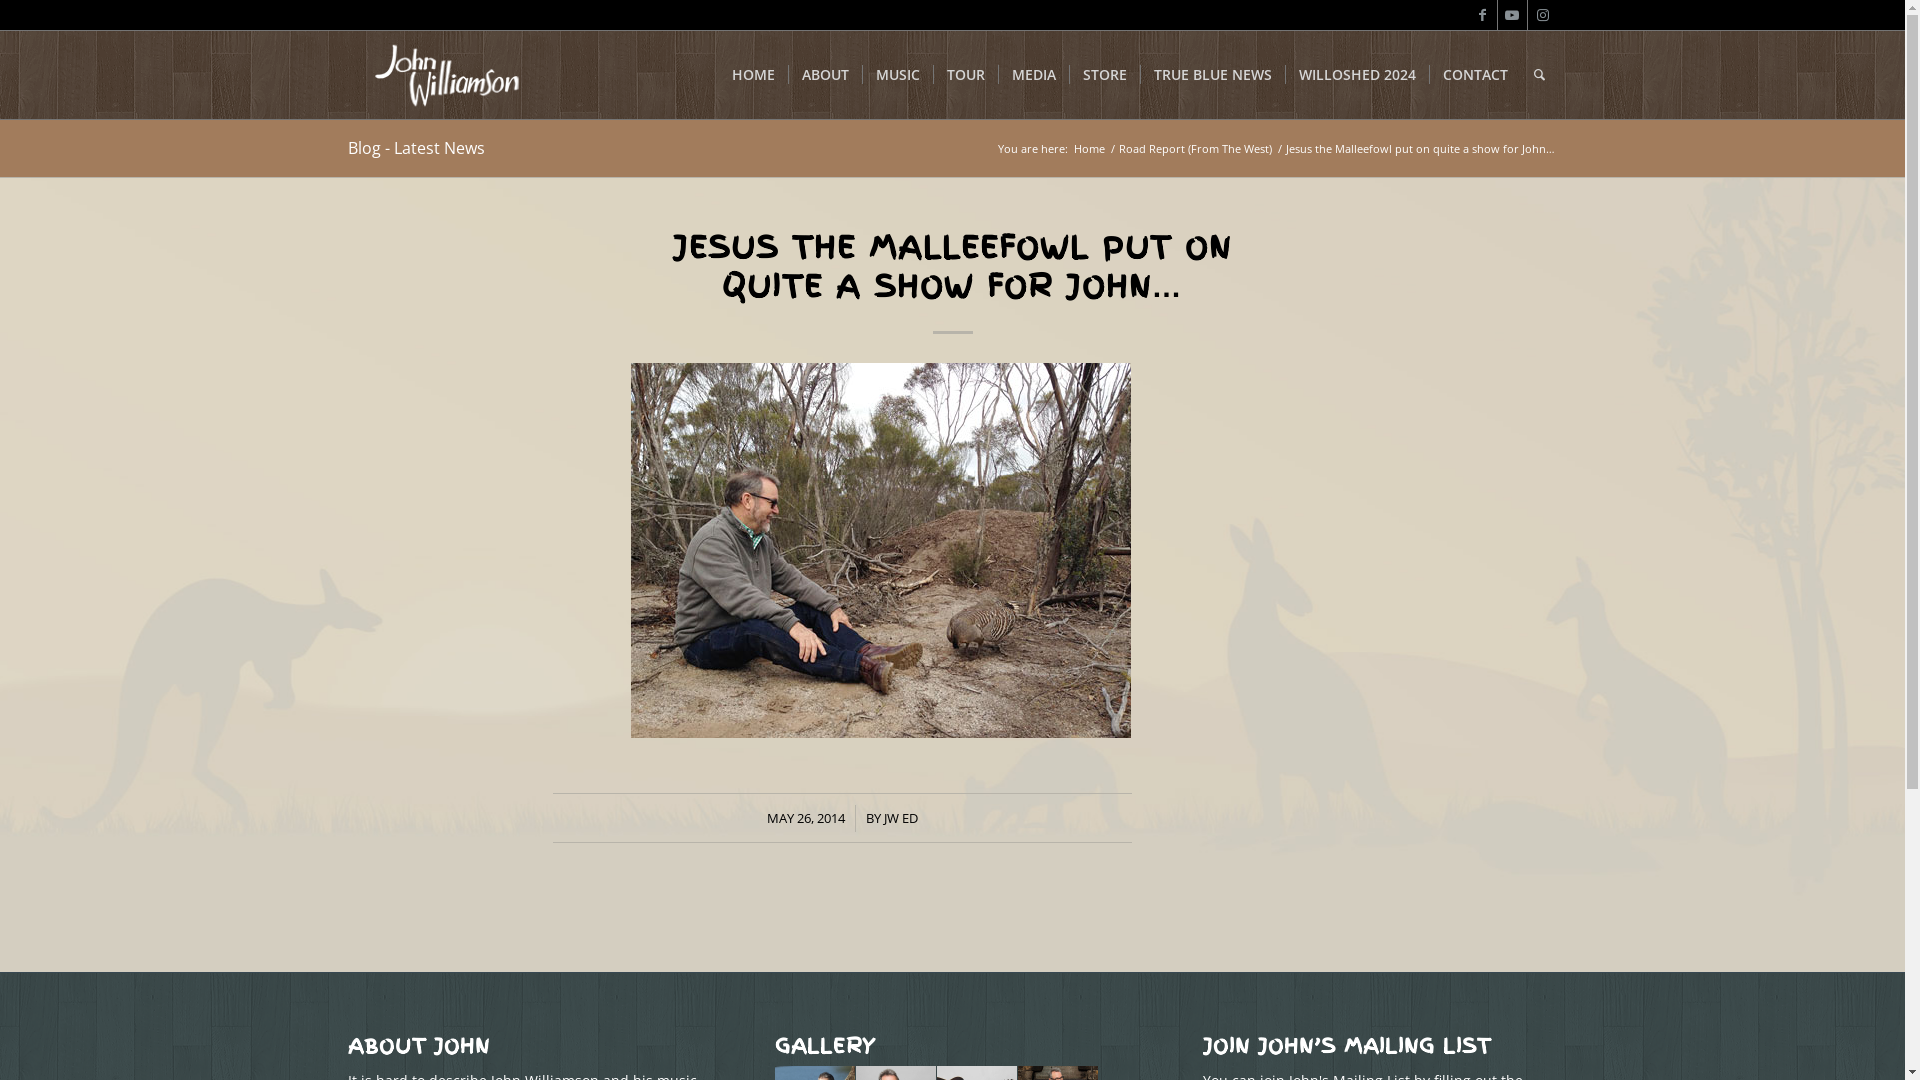  What do you see at coordinates (1541, 15) in the screenshot?
I see `'Instagram'` at bounding box center [1541, 15].